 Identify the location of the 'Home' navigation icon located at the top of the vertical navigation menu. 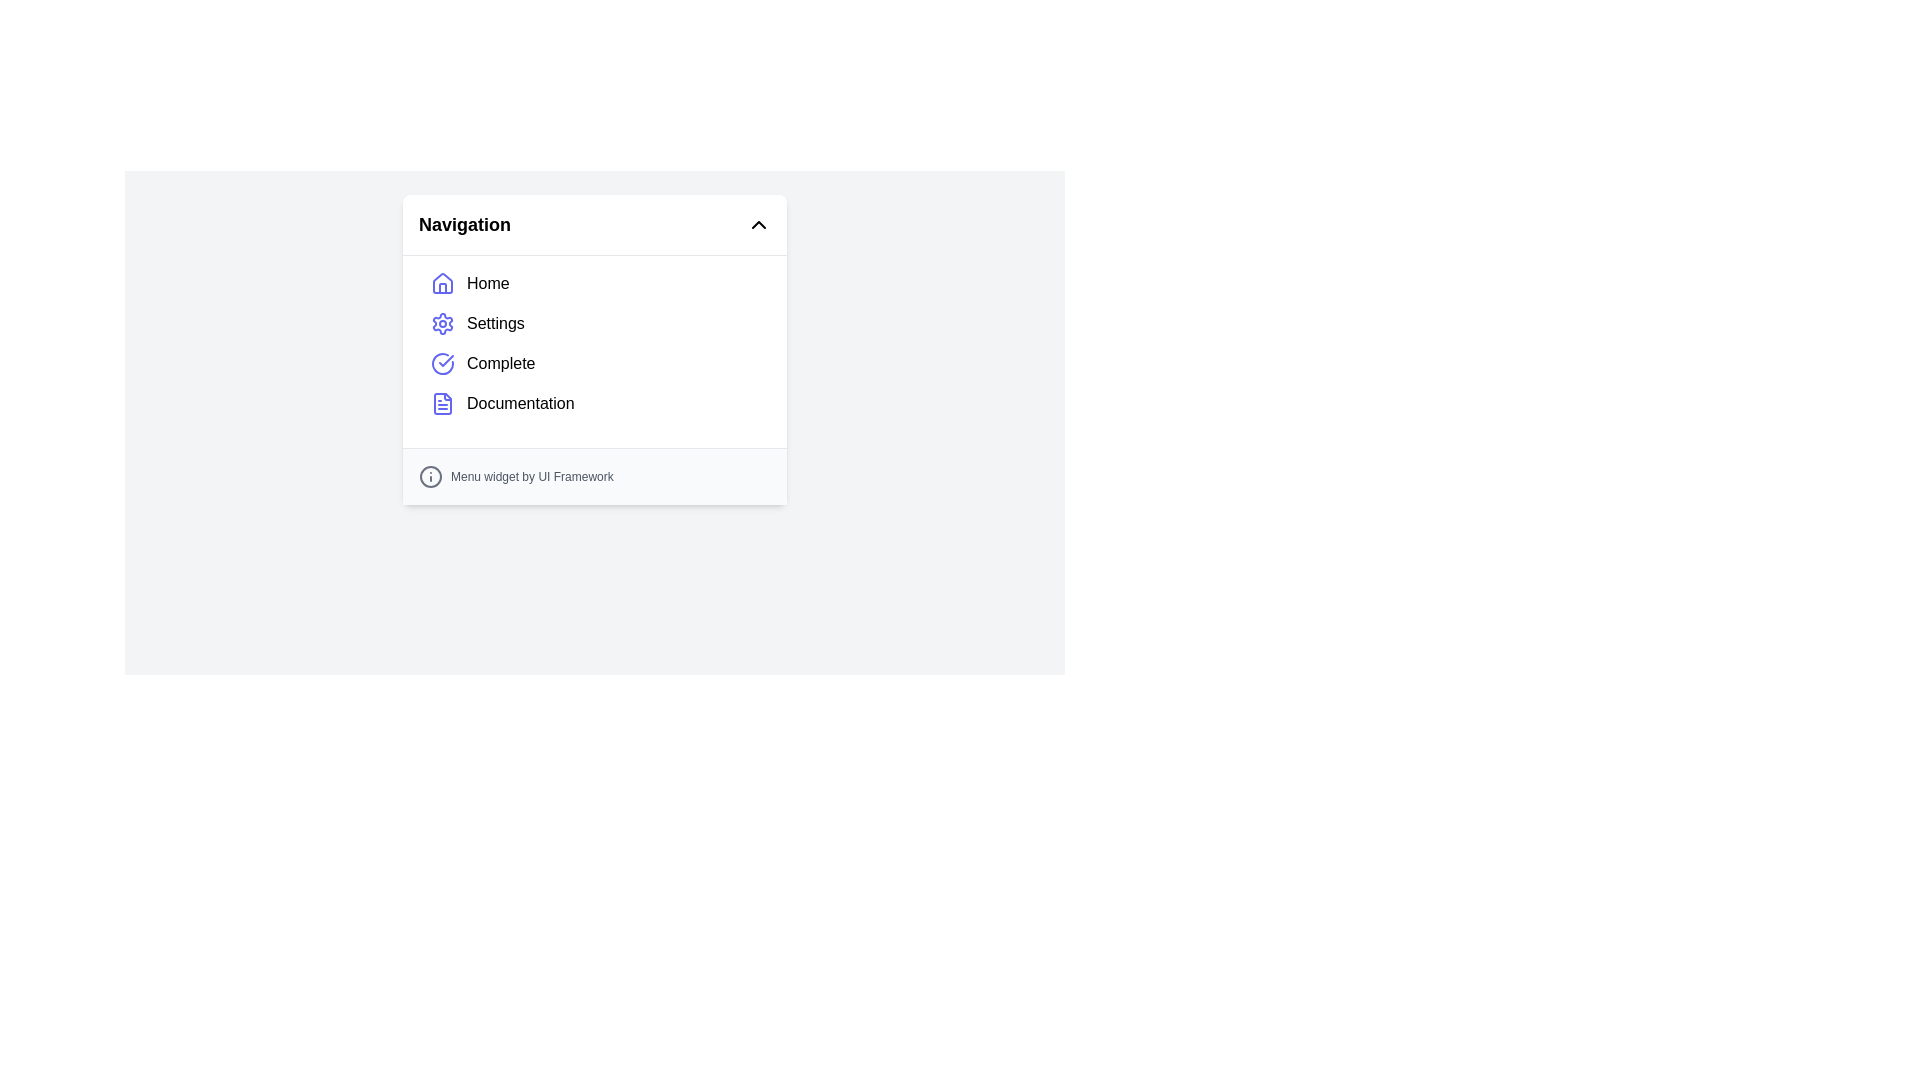
(441, 288).